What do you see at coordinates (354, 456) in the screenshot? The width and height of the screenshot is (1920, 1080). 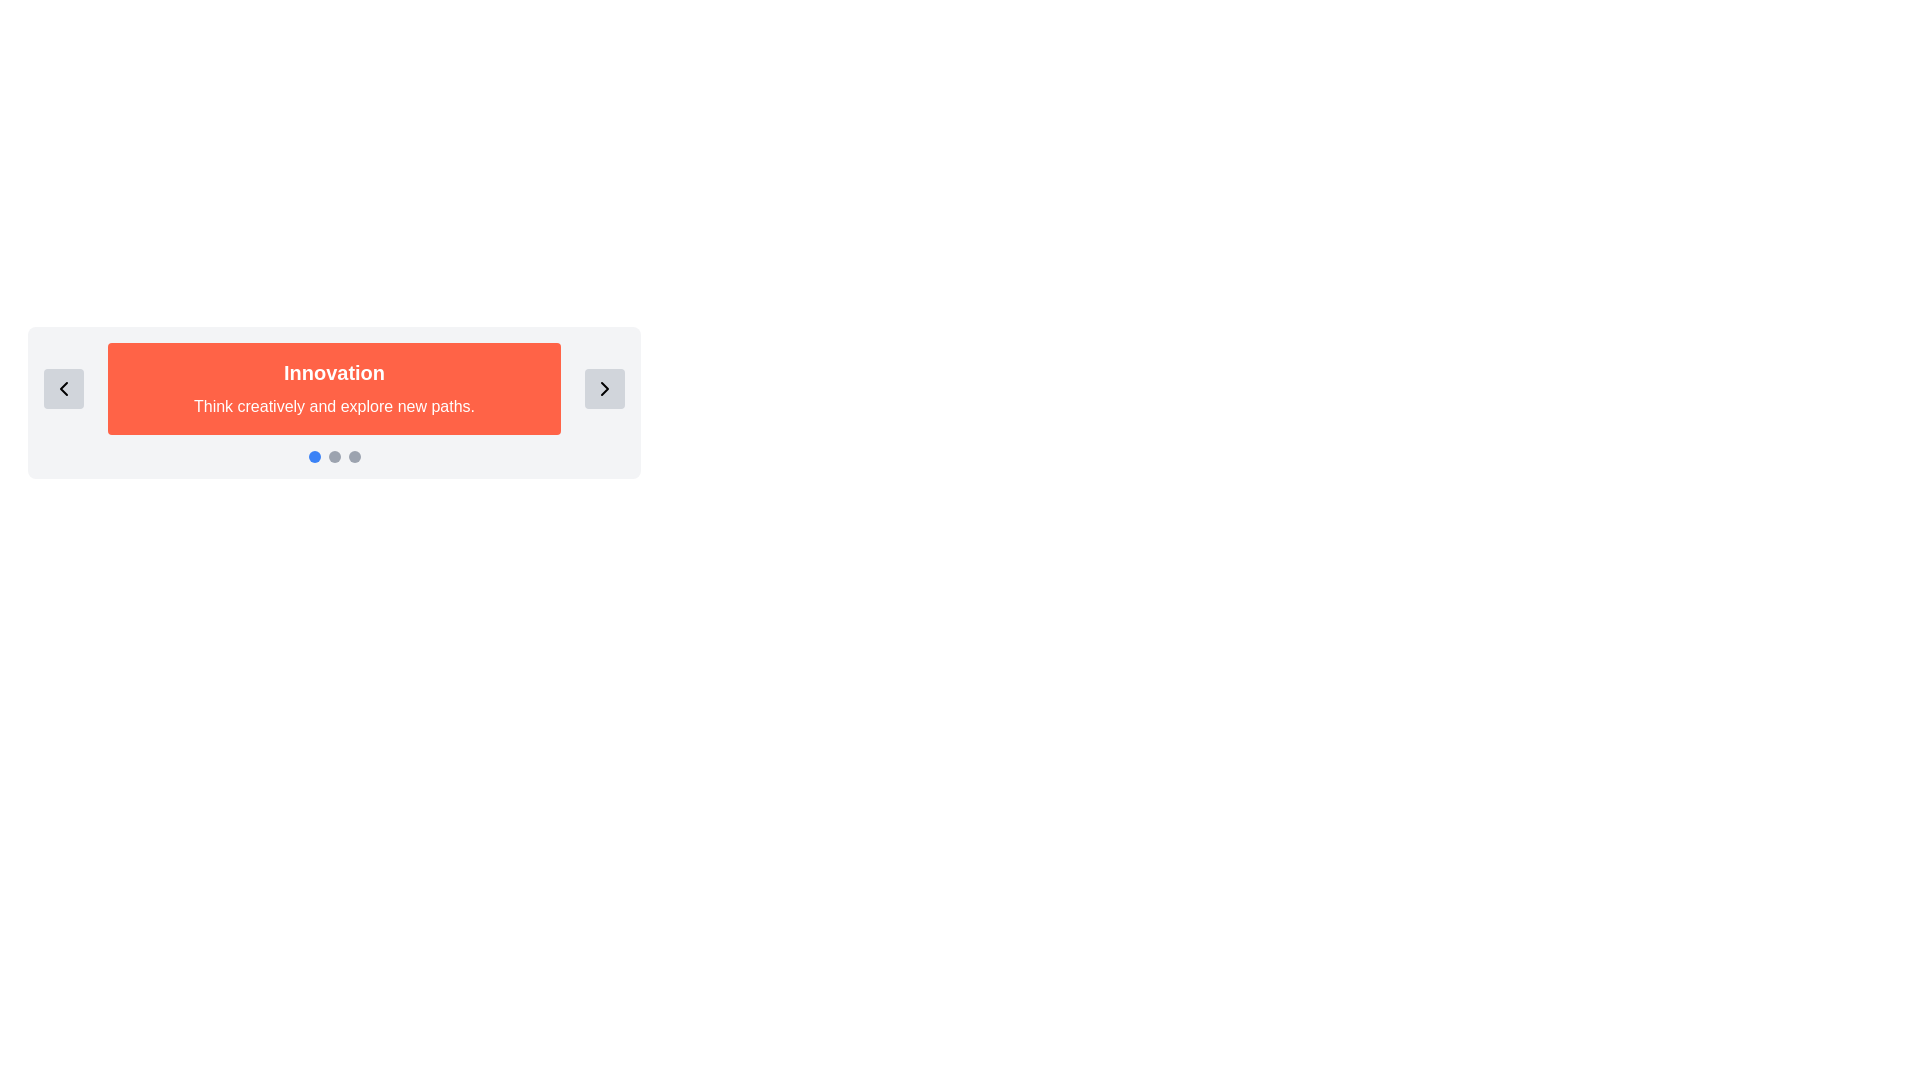 I see `the third dot-style navigation indicator with a gray background, located beneath the 'Innovation' banner` at bounding box center [354, 456].